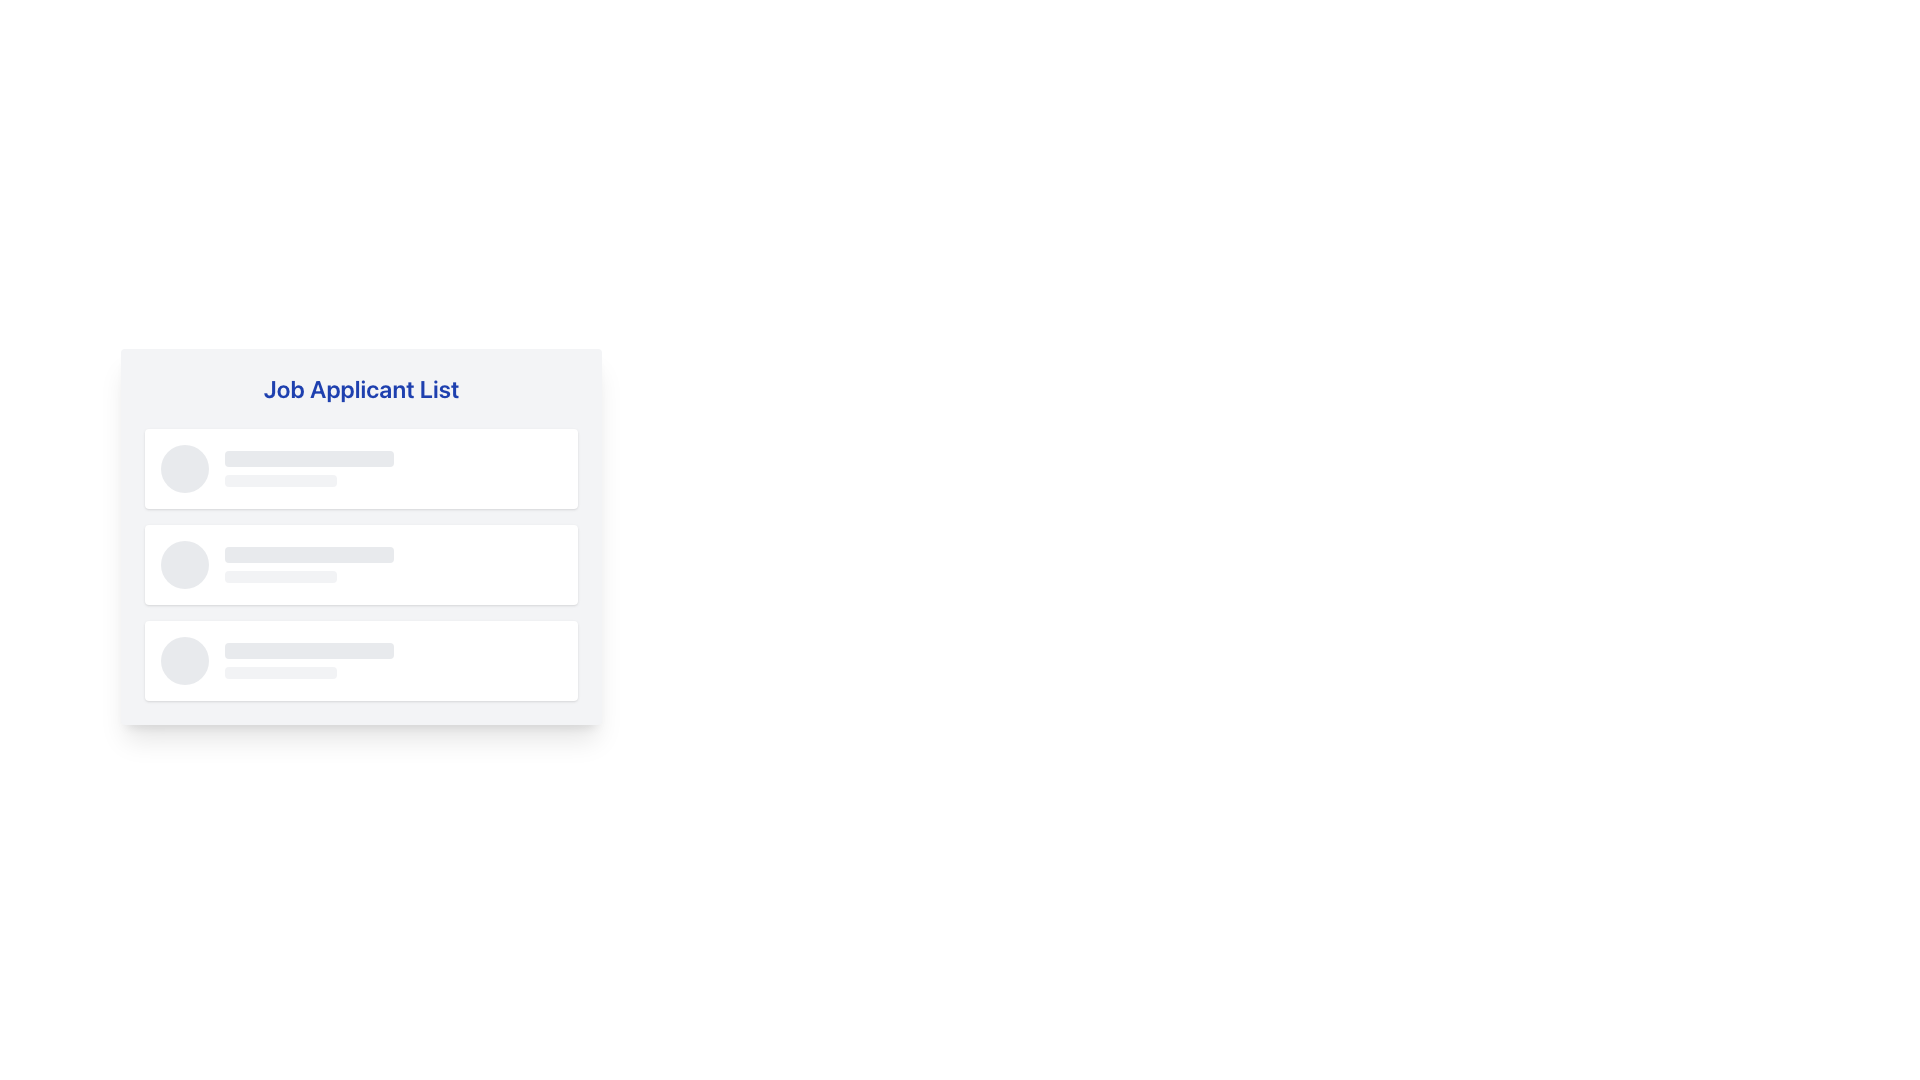 The height and width of the screenshot is (1080, 1920). Describe the element at coordinates (361, 584) in the screenshot. I see `the individual rows within the 'Job Applicant List' component, which is a card-like layout with a title in blue bold font and circular image placeholders` at that location.